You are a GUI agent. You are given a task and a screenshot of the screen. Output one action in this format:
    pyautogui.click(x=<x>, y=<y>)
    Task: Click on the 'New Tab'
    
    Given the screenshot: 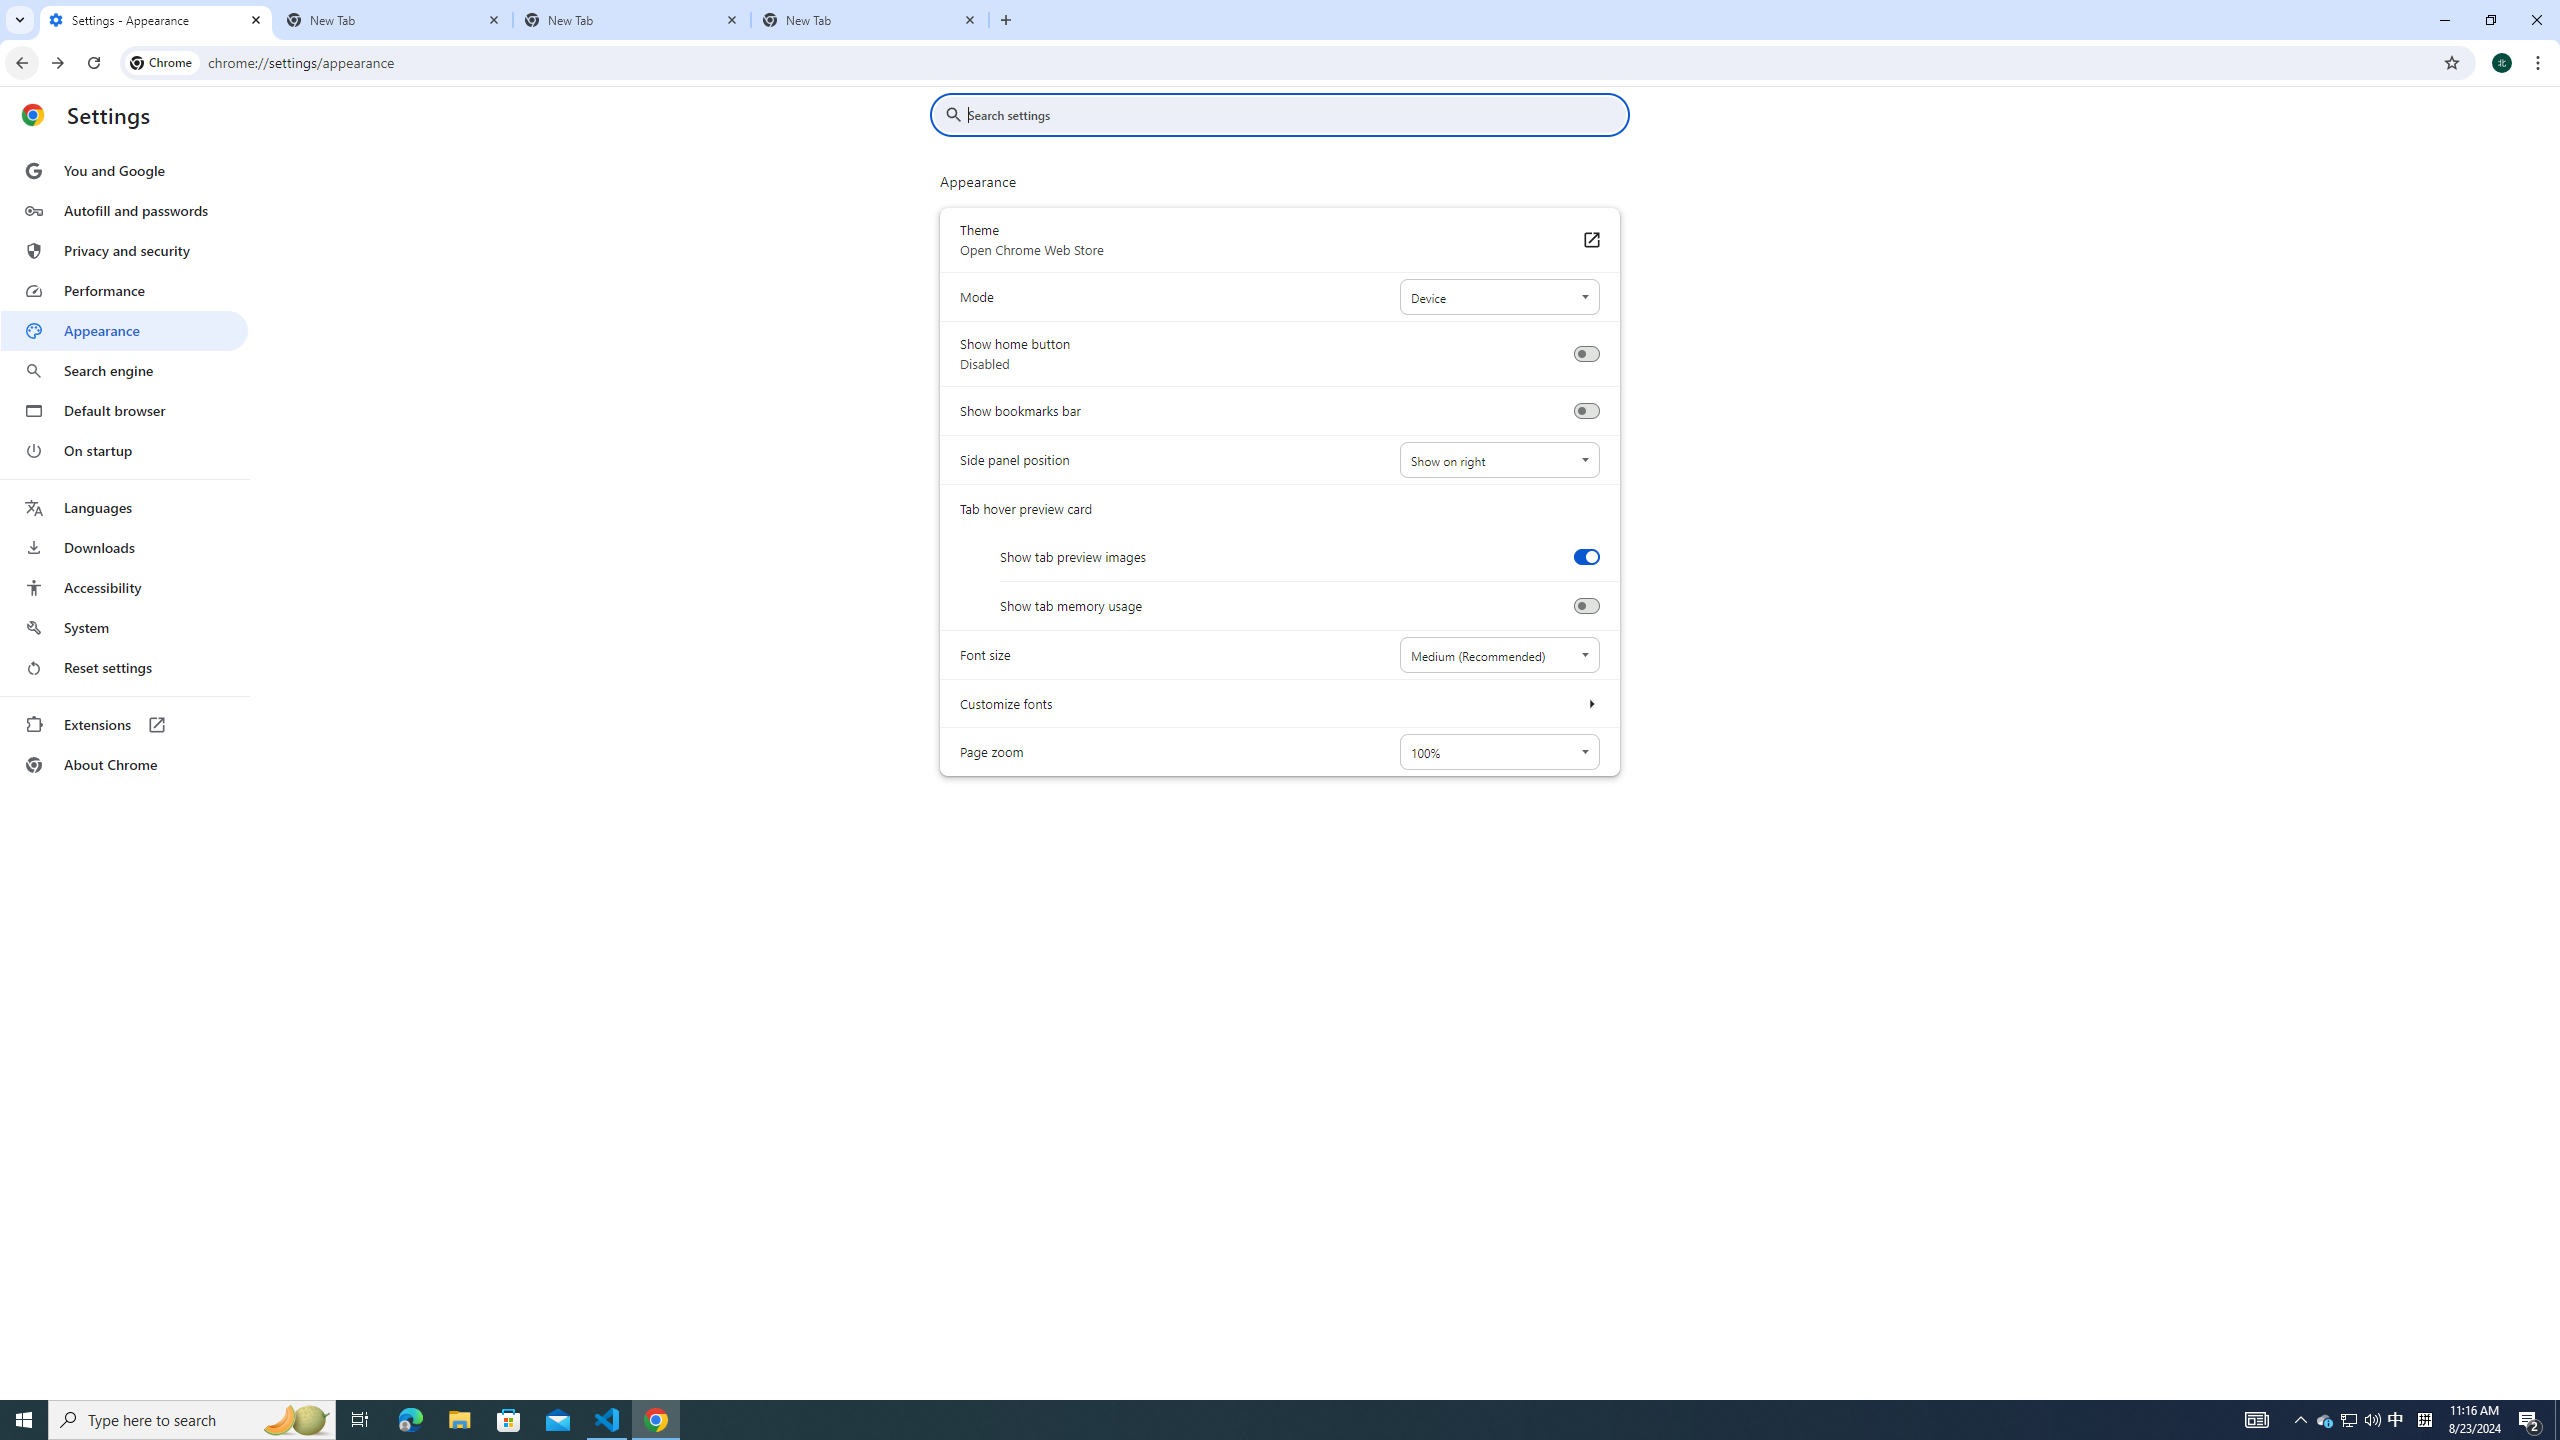 What is the action you would take?
    pyautogui.click(x=869, y=19)
    